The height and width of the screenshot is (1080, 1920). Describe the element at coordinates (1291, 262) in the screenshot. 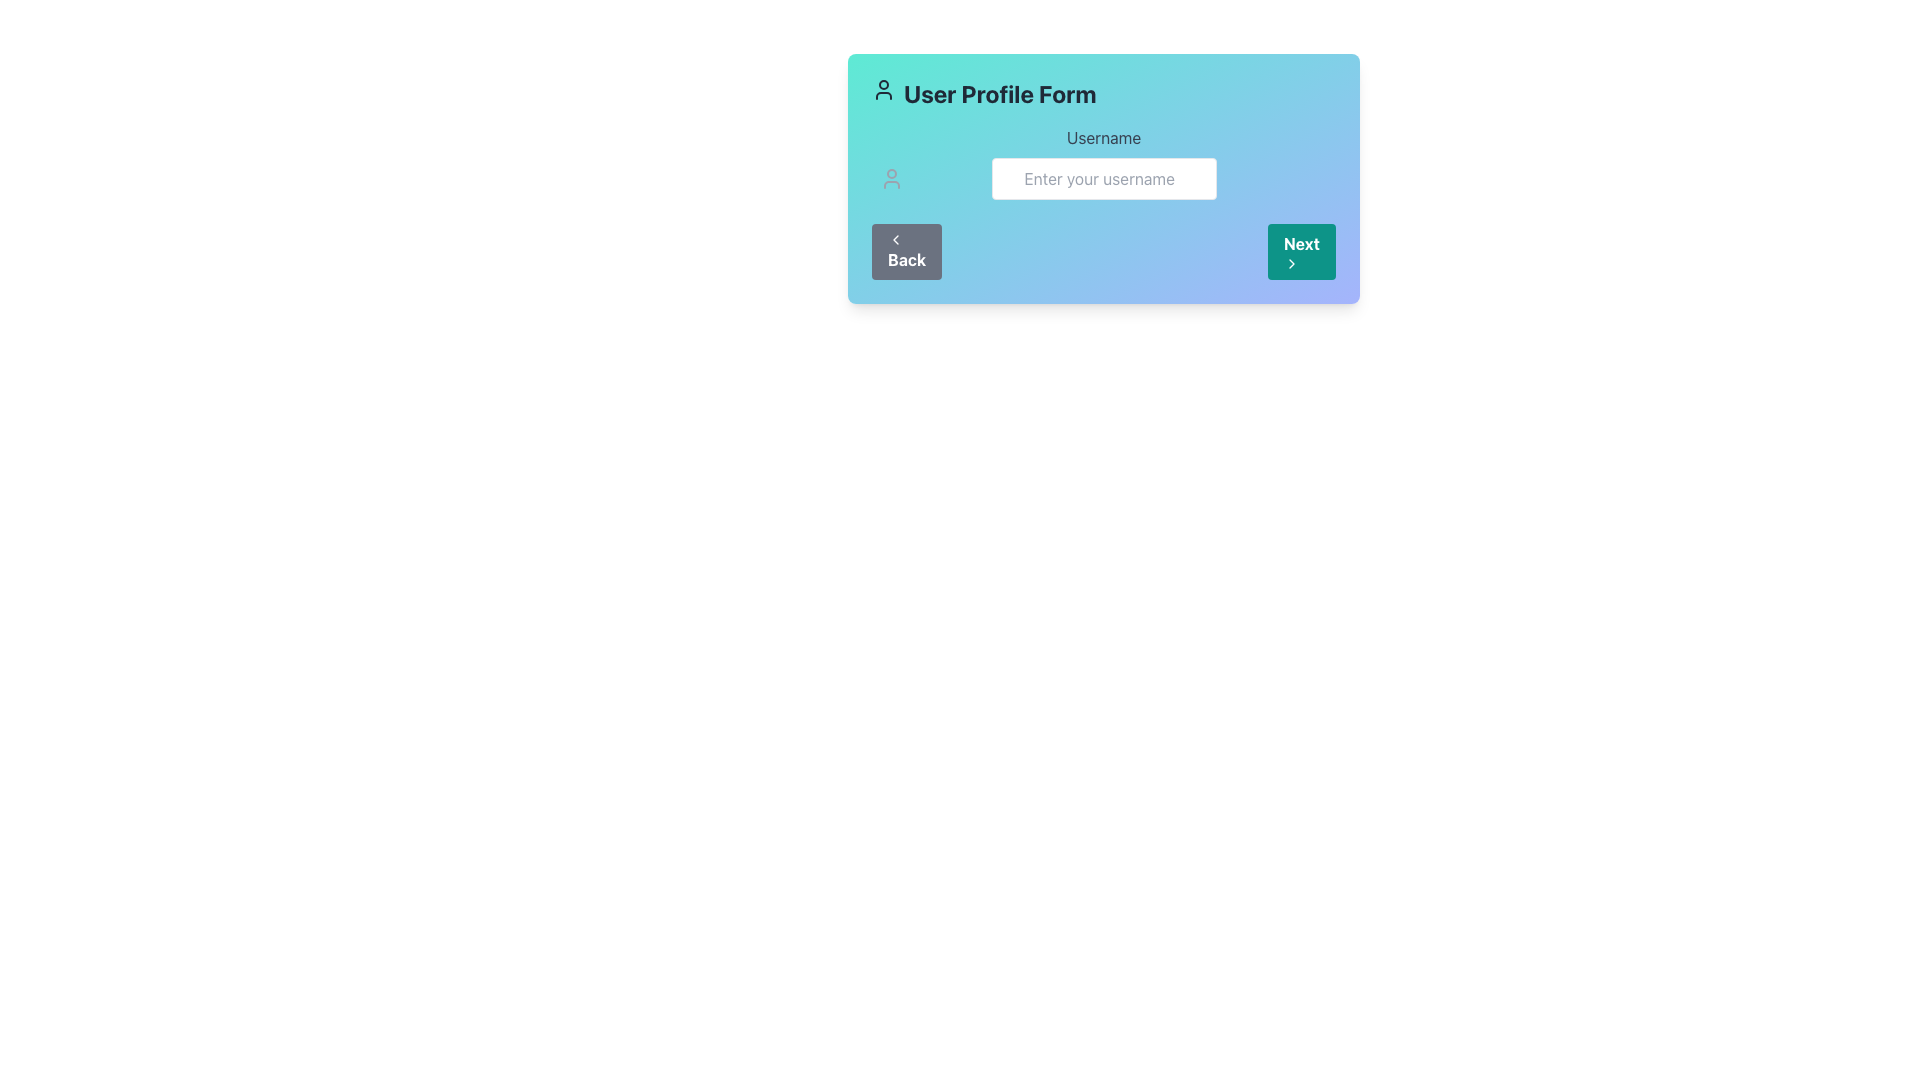

I see `the right-facing chevron arrow icon located at the rightmost end of the 'Next' button` at that location.